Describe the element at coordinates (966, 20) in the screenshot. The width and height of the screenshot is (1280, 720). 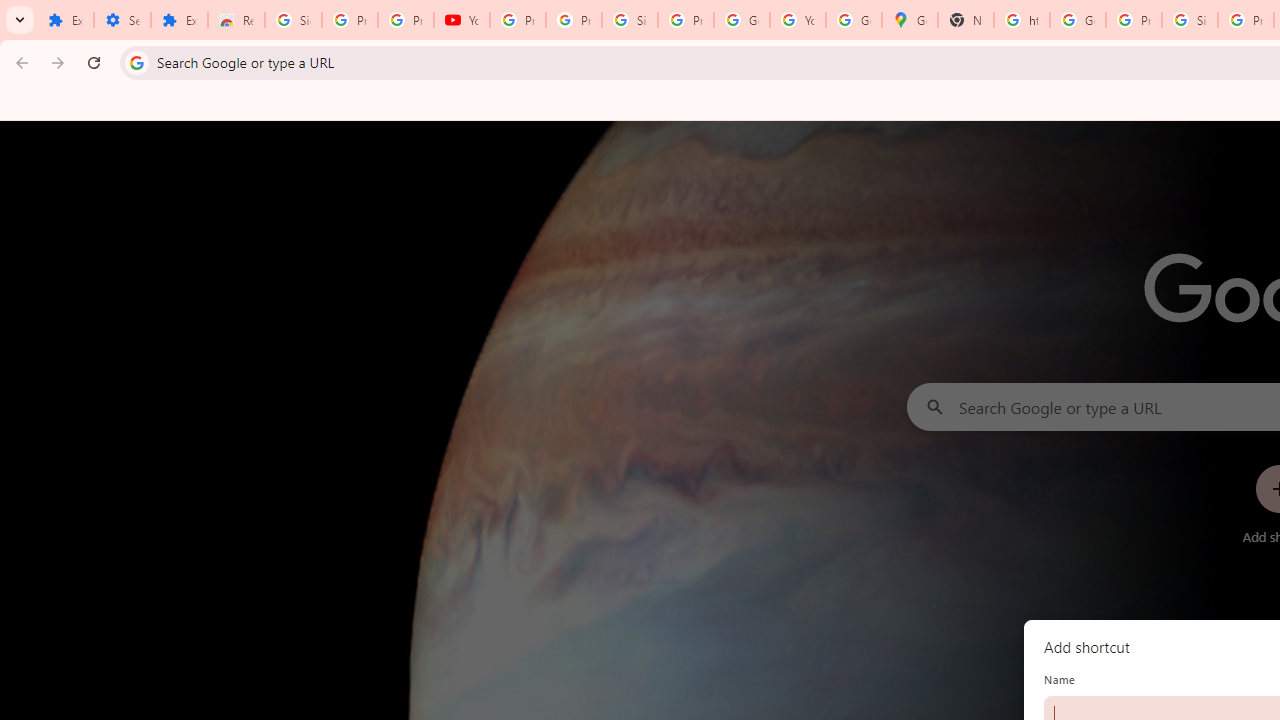
I see `'New Tab'` at that location.